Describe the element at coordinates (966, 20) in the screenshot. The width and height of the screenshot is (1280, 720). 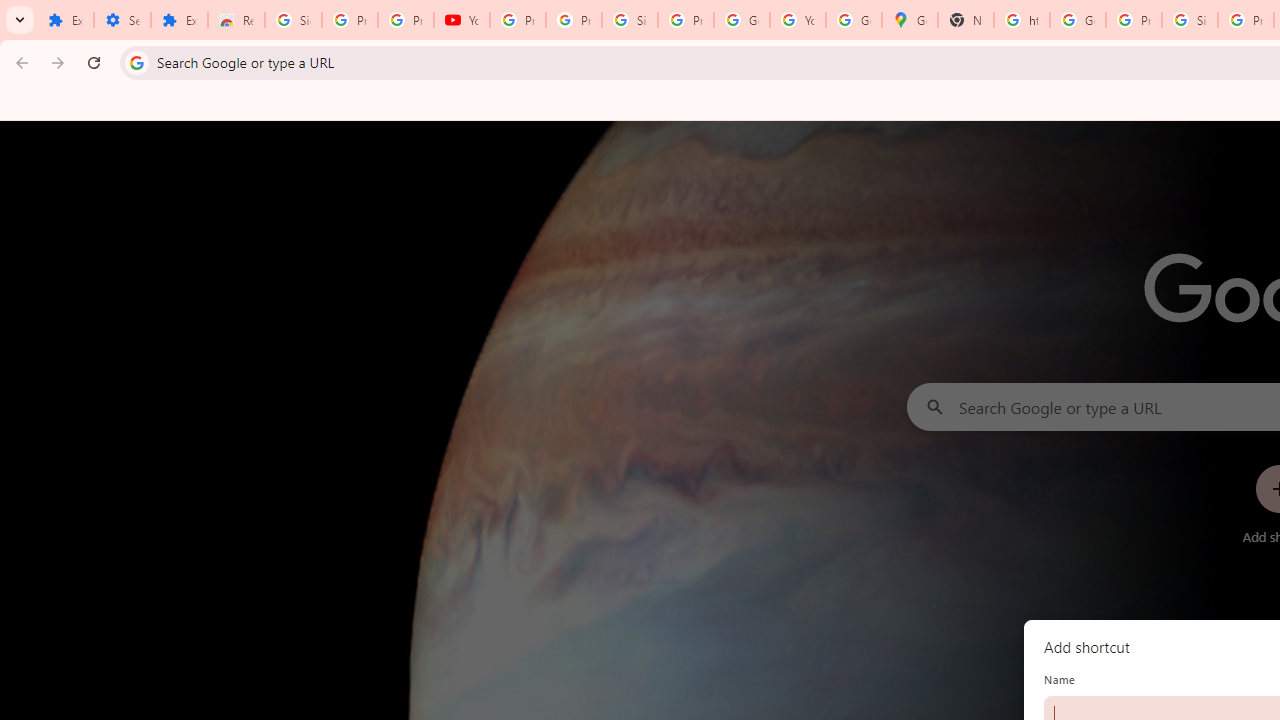
I see `'New Tab'` at that location.